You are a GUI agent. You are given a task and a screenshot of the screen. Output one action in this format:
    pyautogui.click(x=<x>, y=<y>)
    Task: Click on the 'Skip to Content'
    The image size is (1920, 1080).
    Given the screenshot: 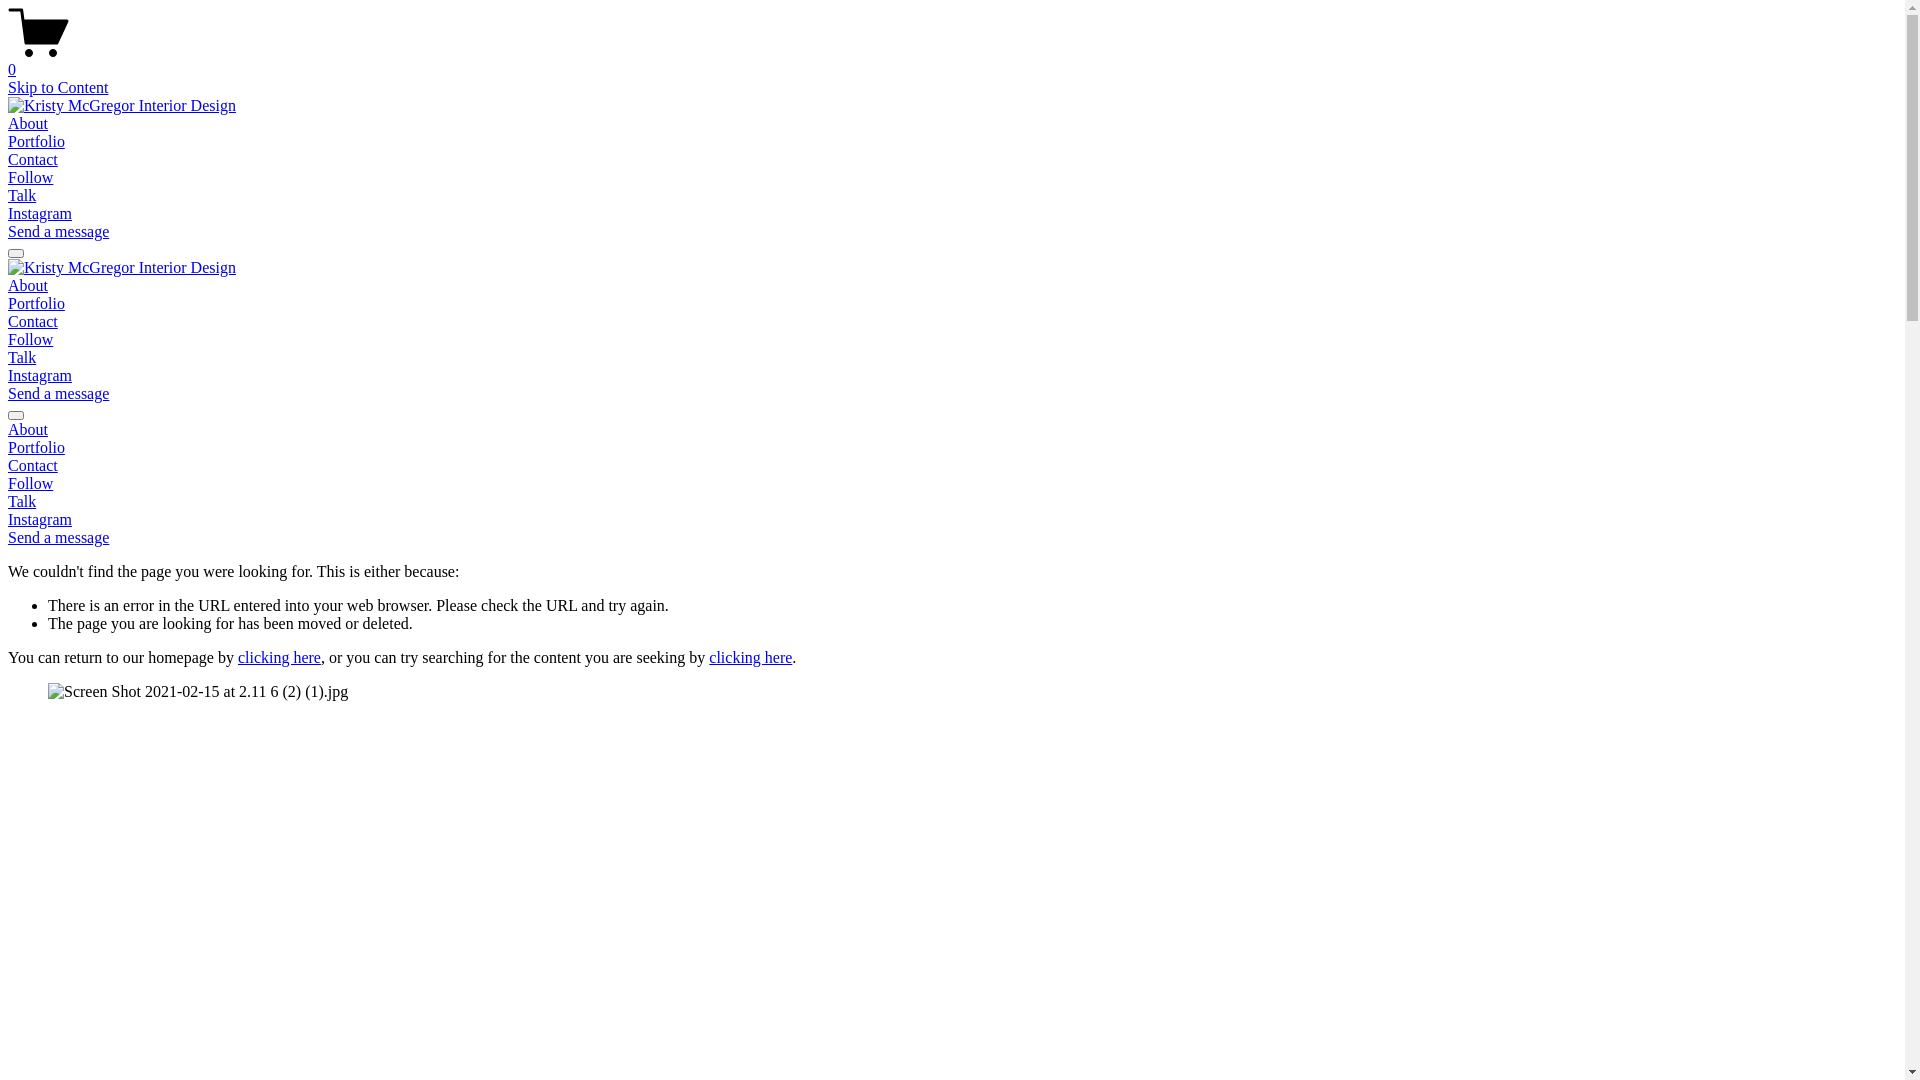 What is the action you would take?
    pyautogui.click(x=57, y=86)
    